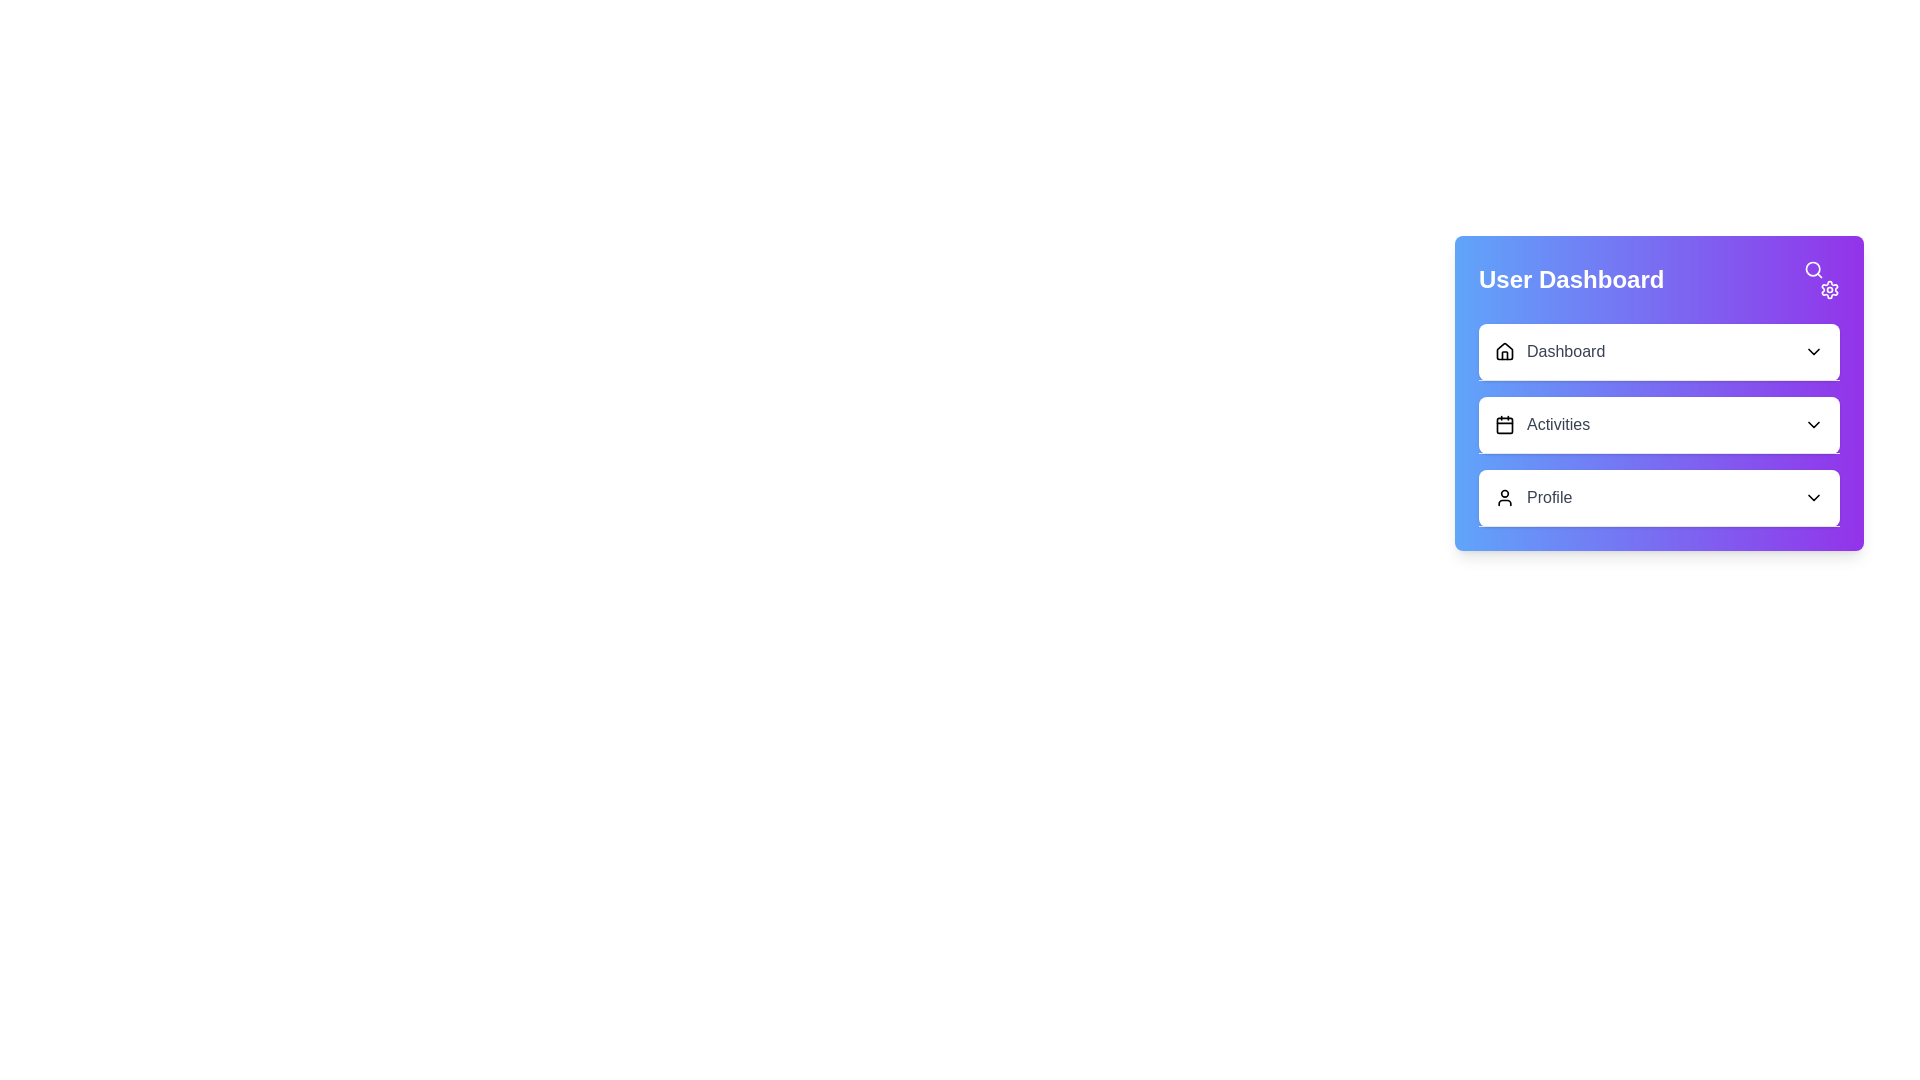 The width and height of the screenshot is (1920, 1080). What do you see at coordinates (1659, 497) in the screenshot?
I see `the 'Profile' Dropdown menu` at bounding box center [1659, 497].